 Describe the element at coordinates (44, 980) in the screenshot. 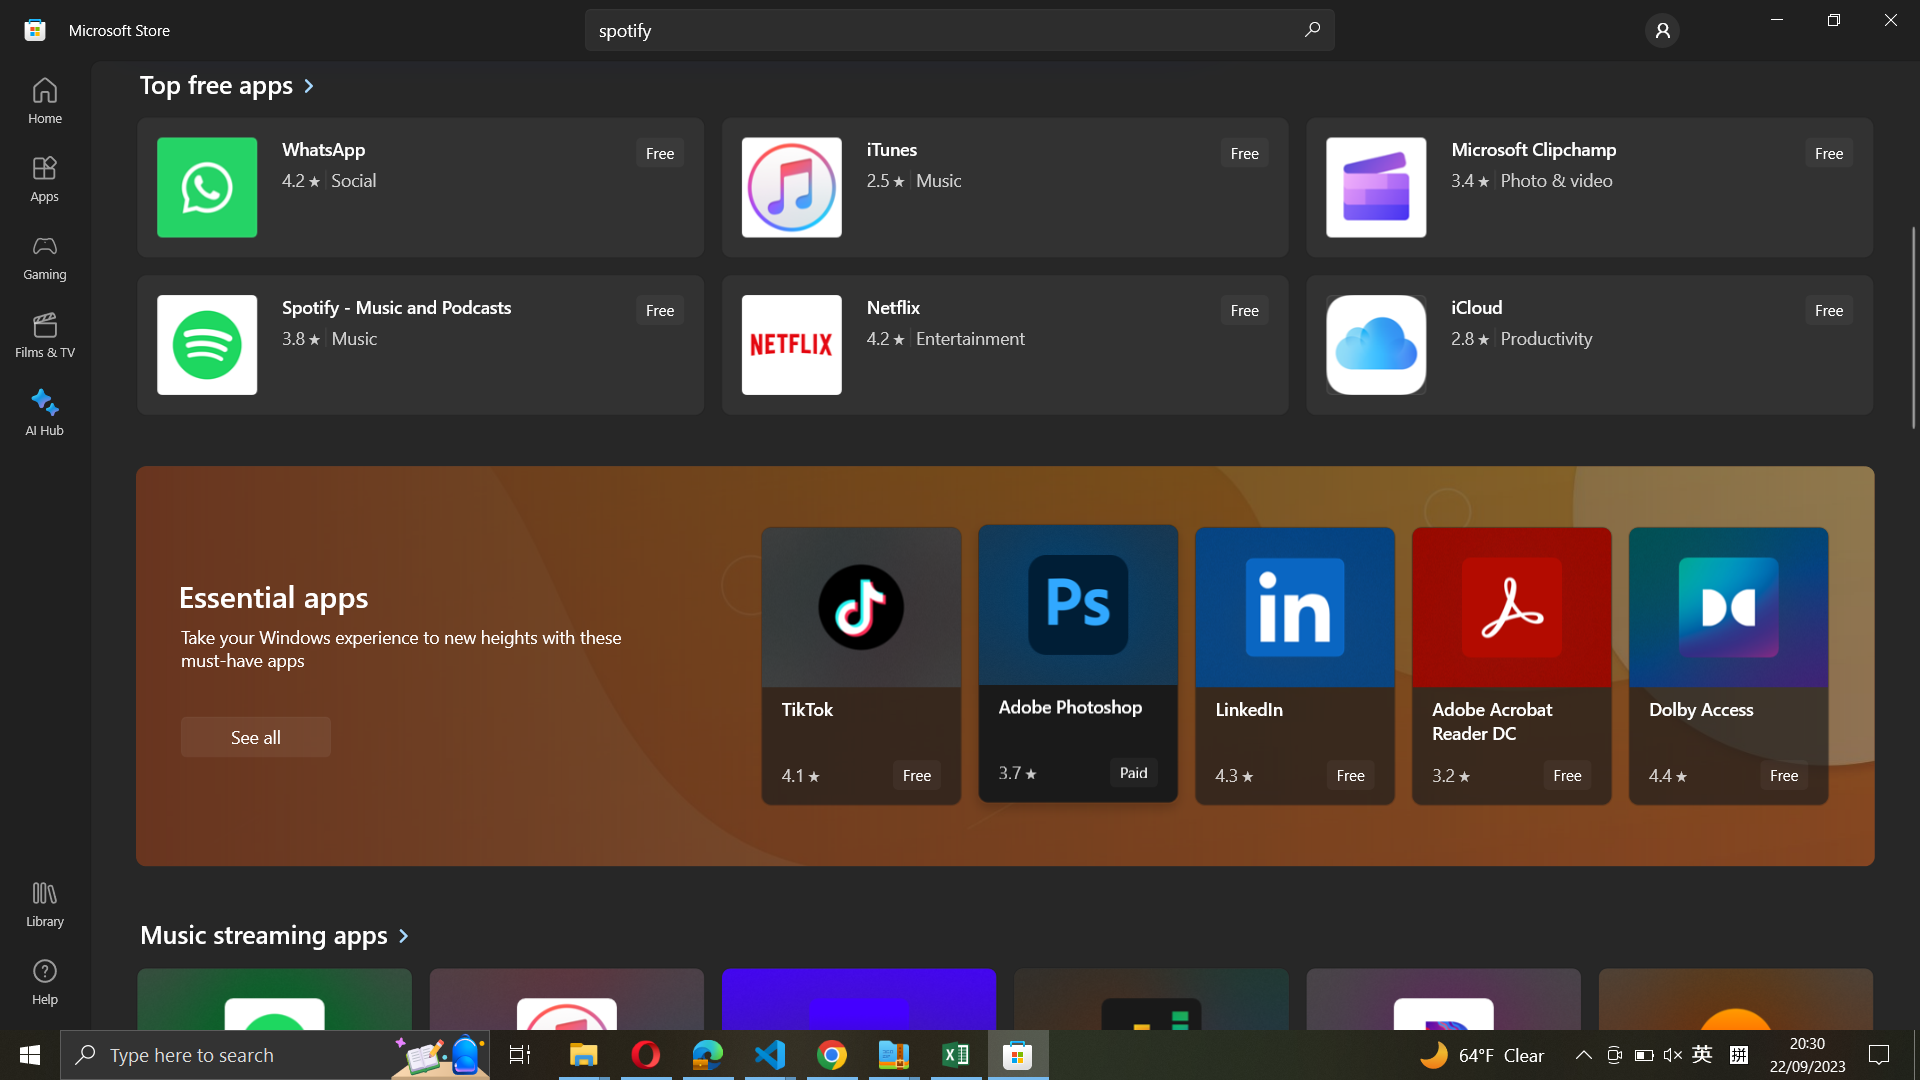

I see `Help menu` at that location.